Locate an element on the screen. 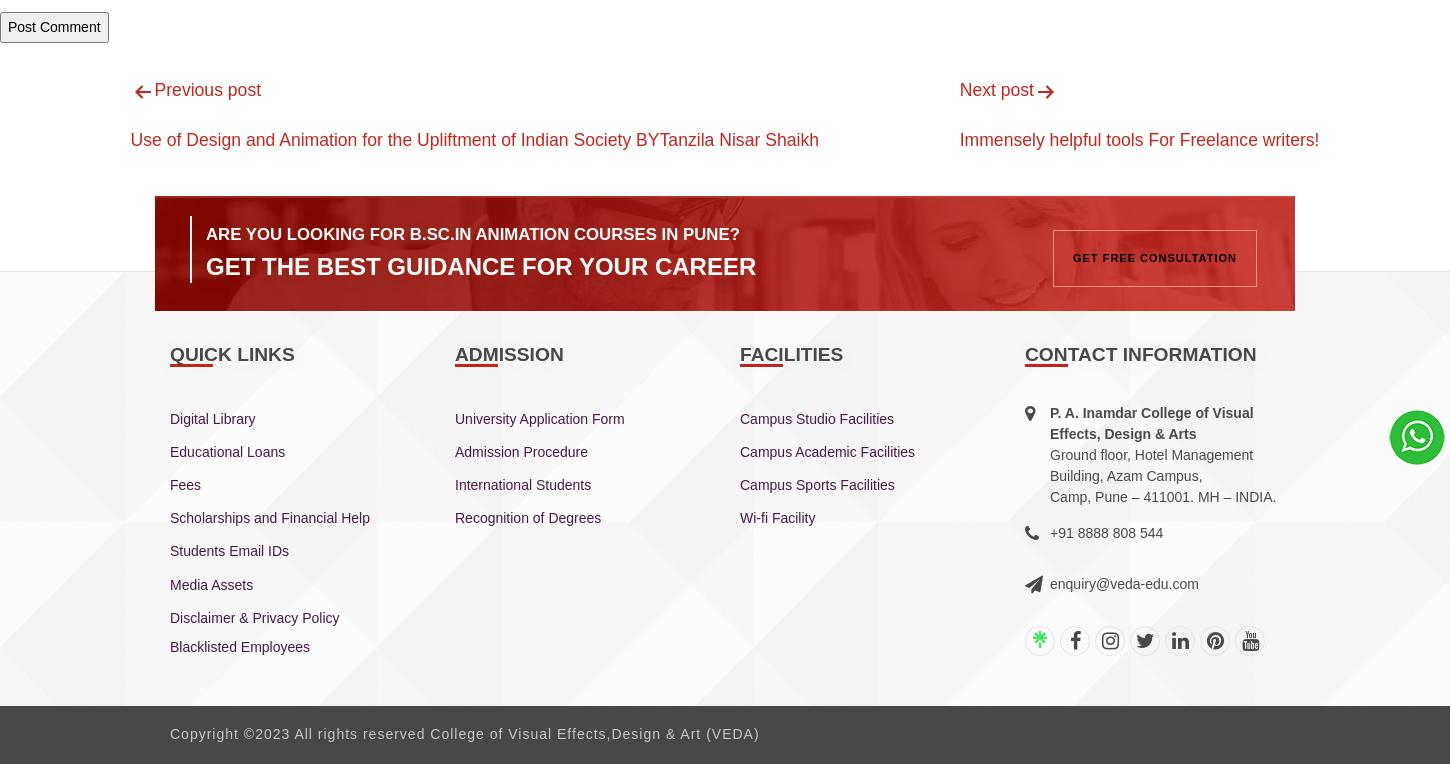 Image resolution: width=1450 pixels, height=764 pixels. 'Media Assets' is located at coordinates (210, 583).